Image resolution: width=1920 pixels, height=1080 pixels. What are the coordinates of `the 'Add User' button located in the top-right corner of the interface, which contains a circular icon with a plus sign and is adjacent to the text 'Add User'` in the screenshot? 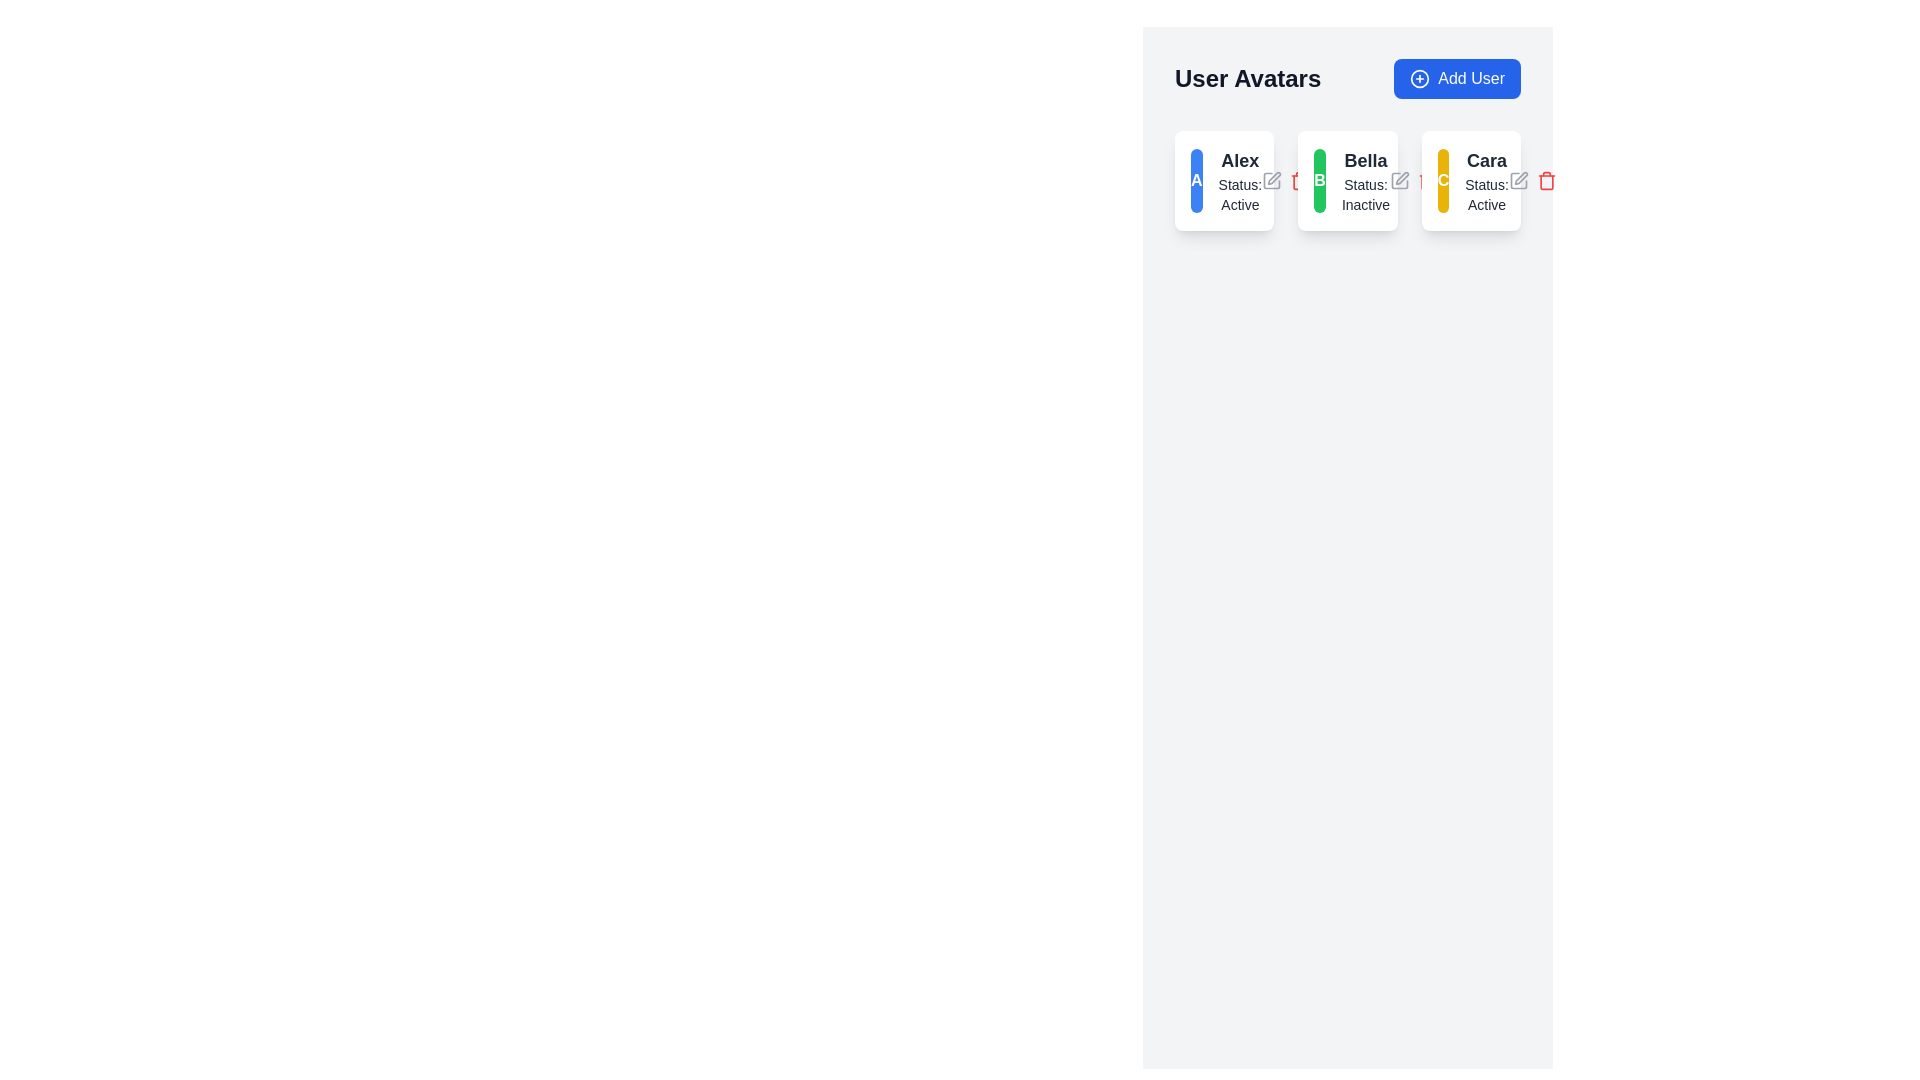 It's located at (1419, 77).